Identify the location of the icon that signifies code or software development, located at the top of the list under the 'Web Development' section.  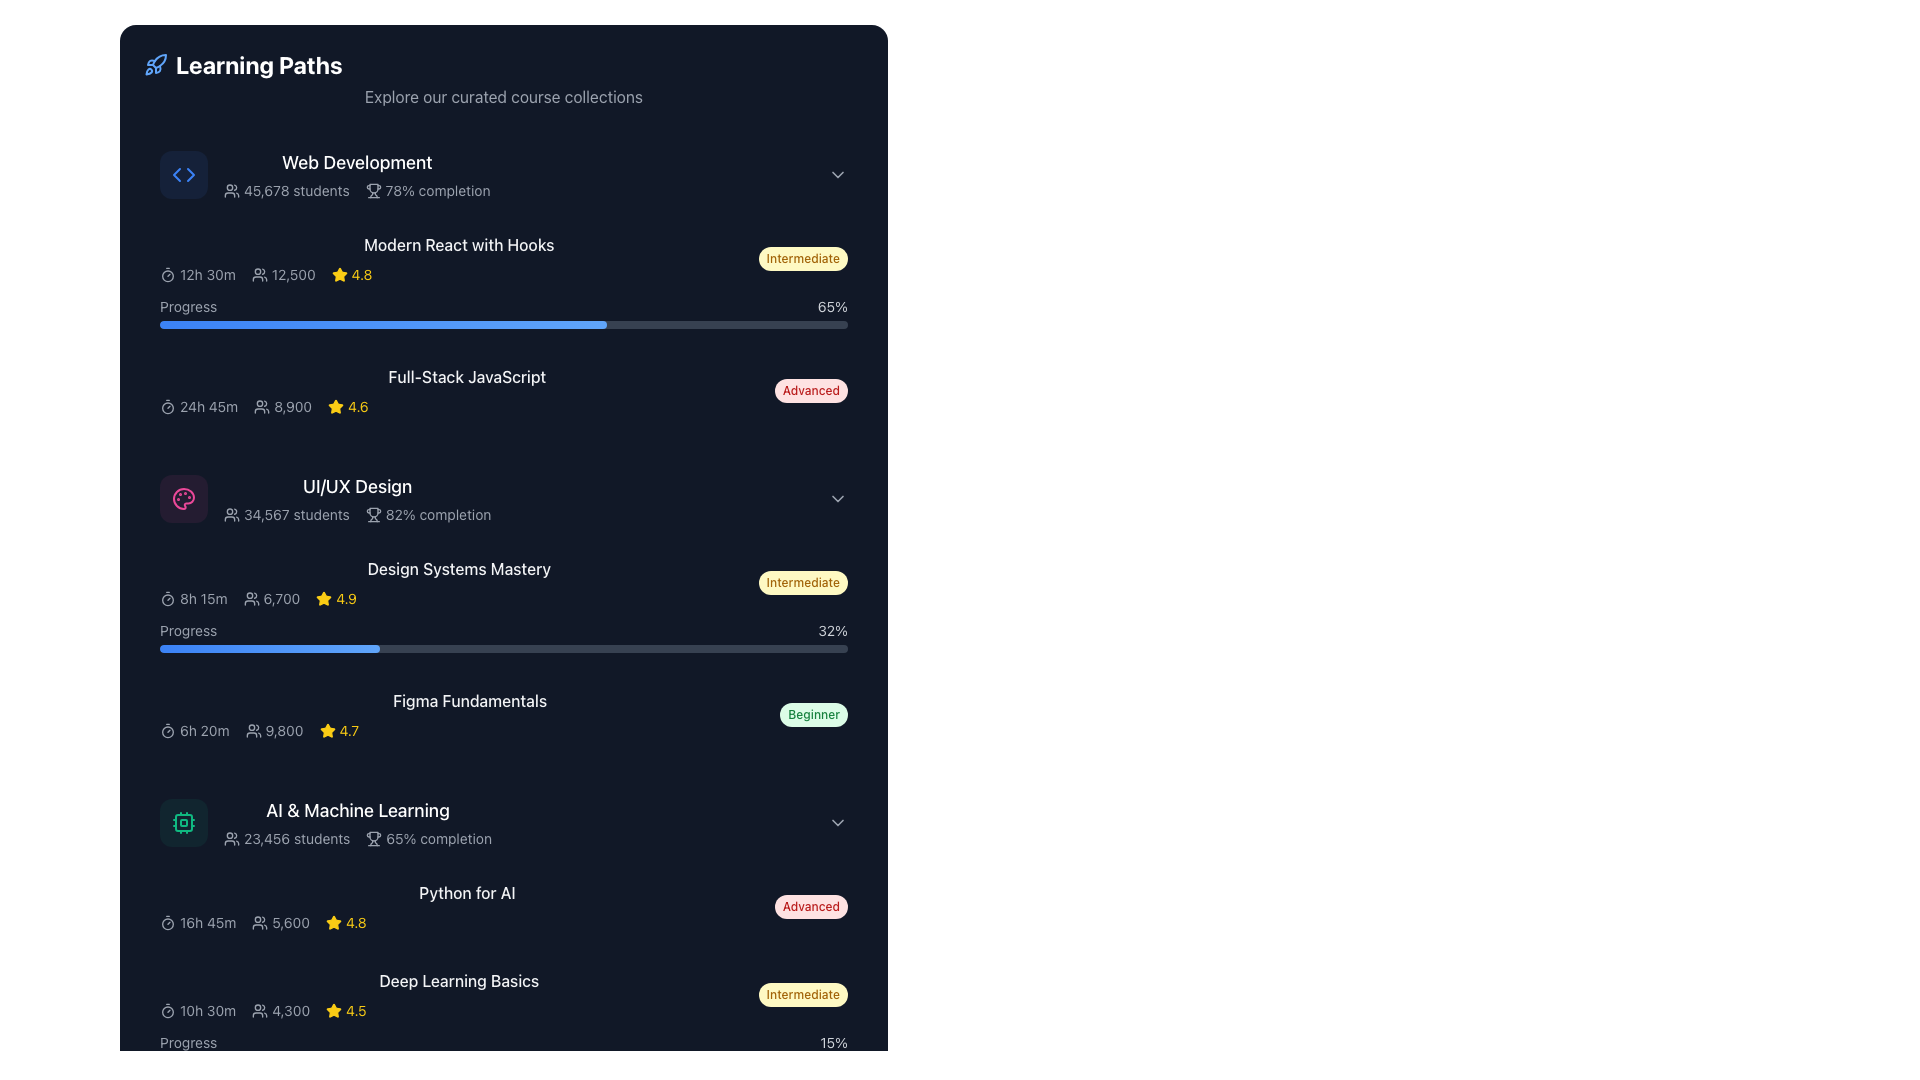
(183, 173).